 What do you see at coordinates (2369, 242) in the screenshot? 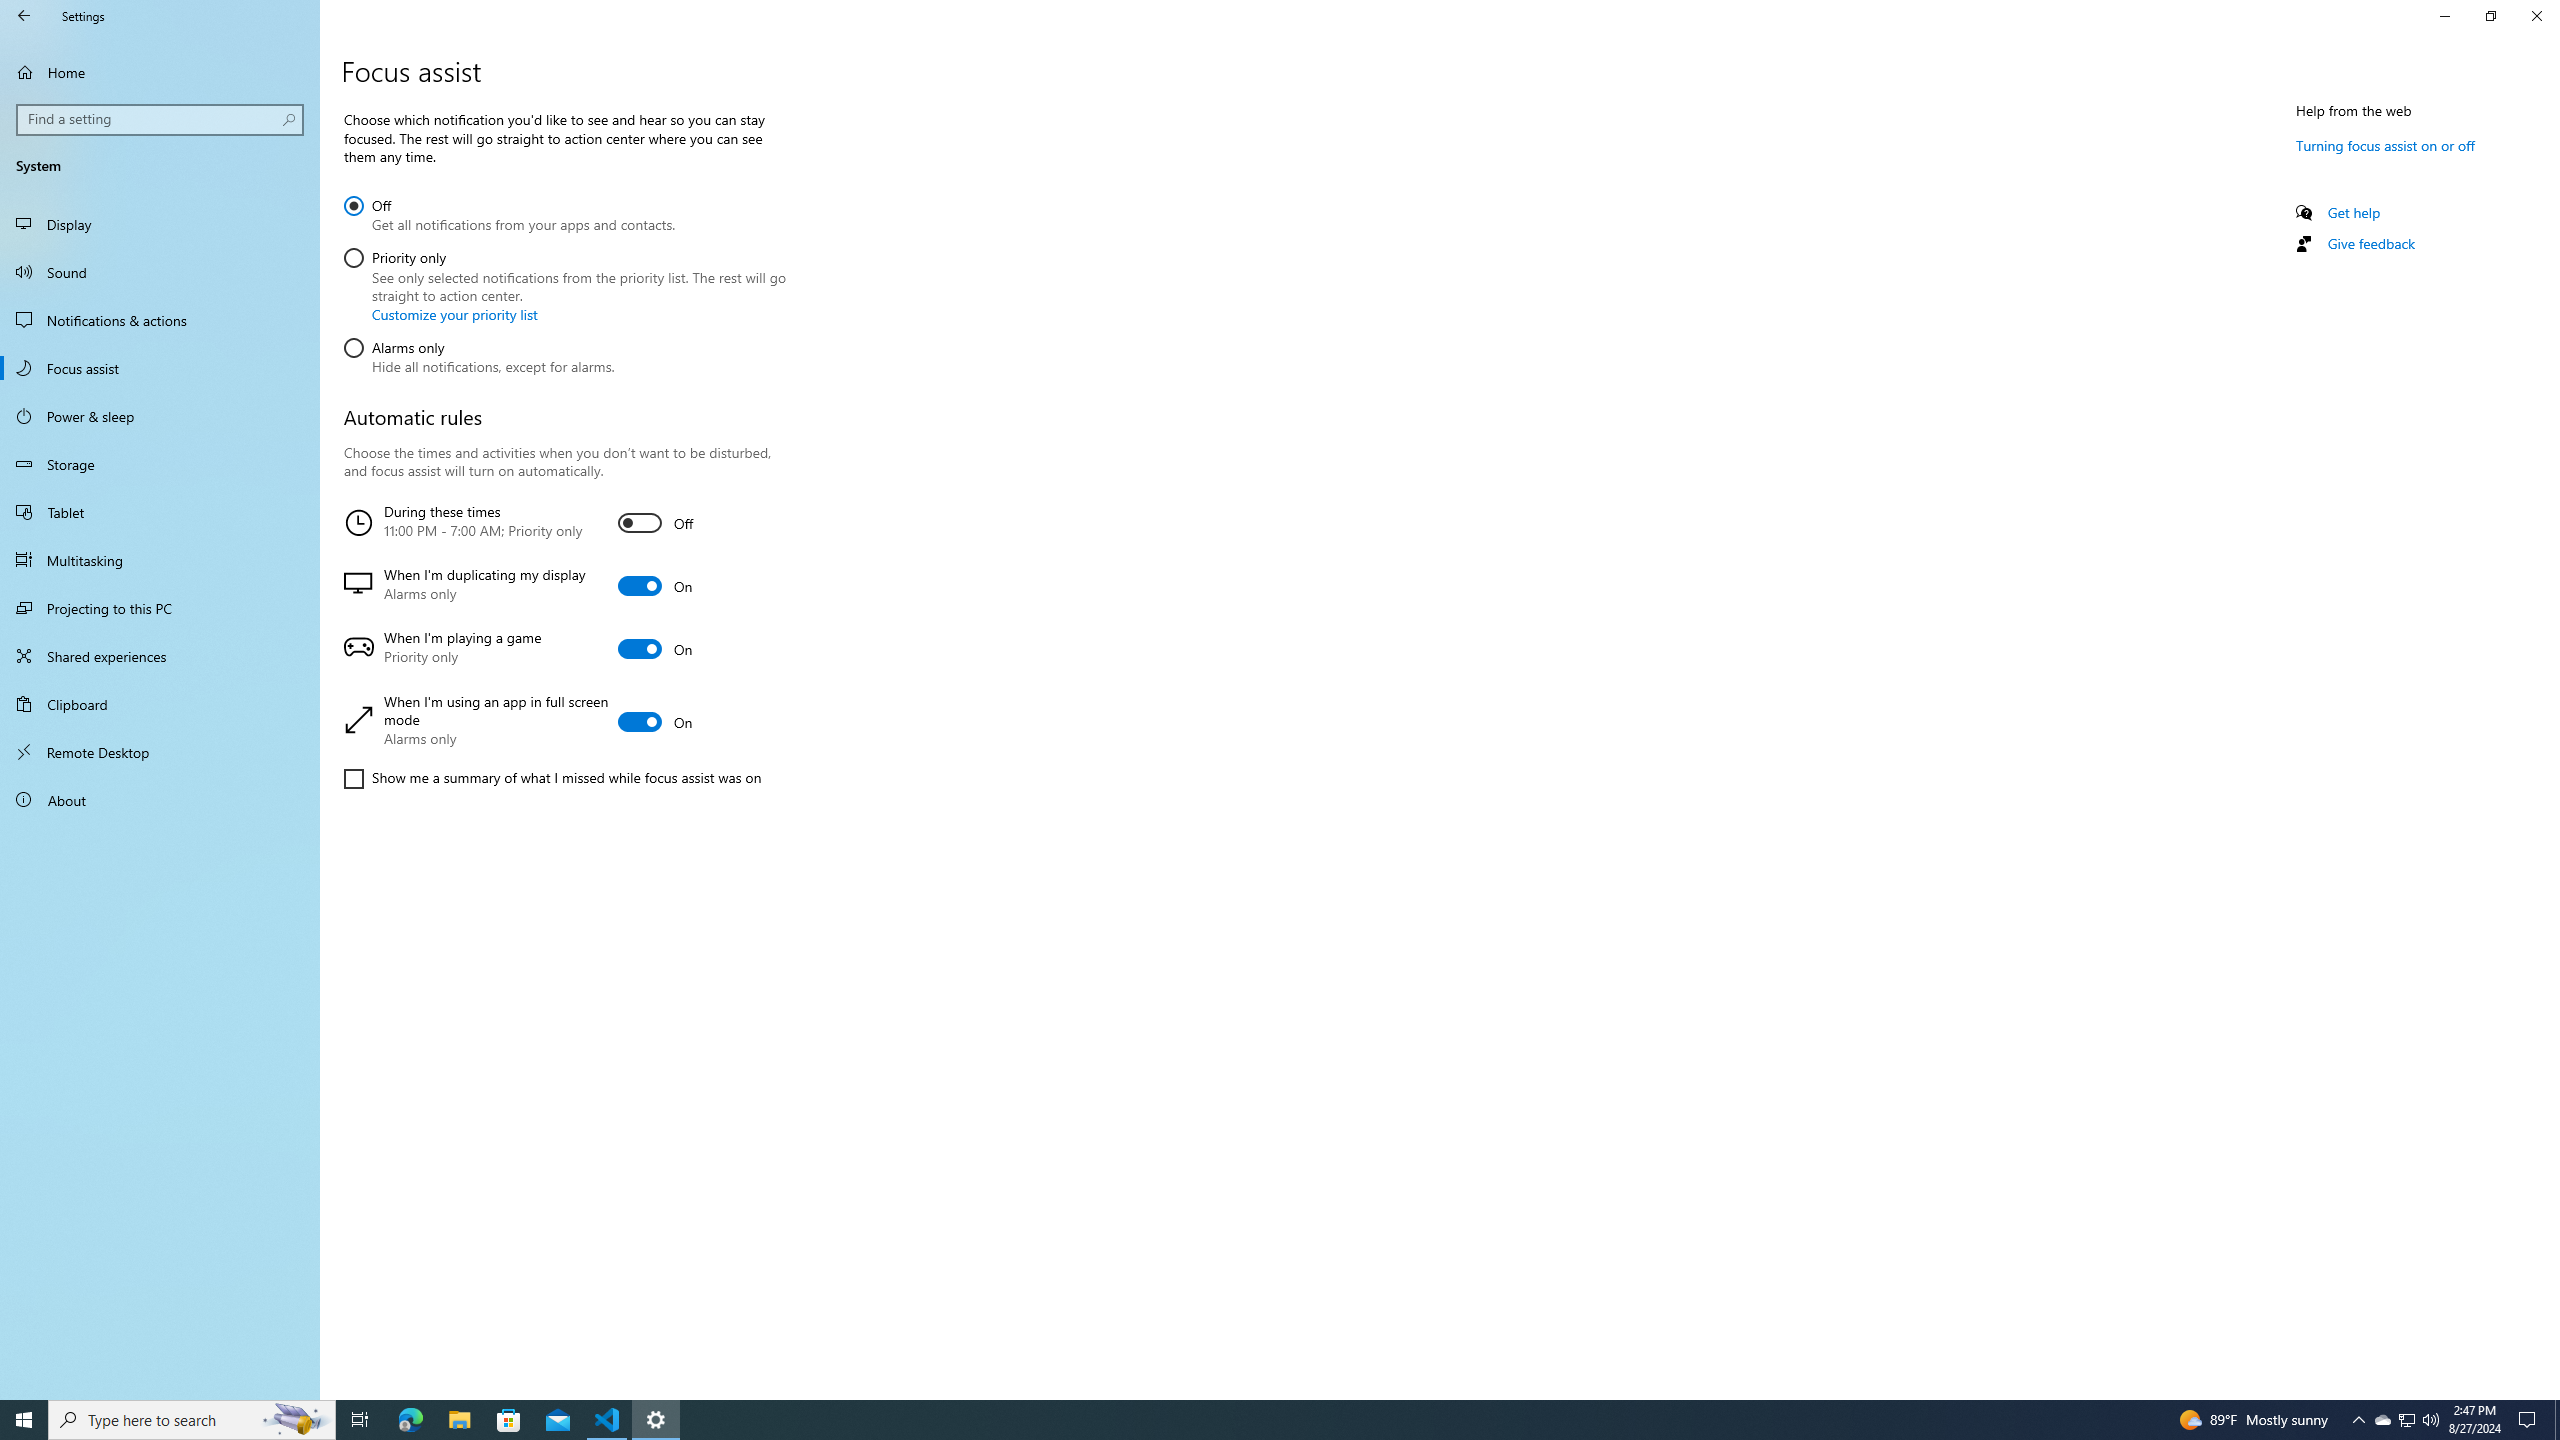
I see `'Give feedback'` at bounding box center [2369, 242].